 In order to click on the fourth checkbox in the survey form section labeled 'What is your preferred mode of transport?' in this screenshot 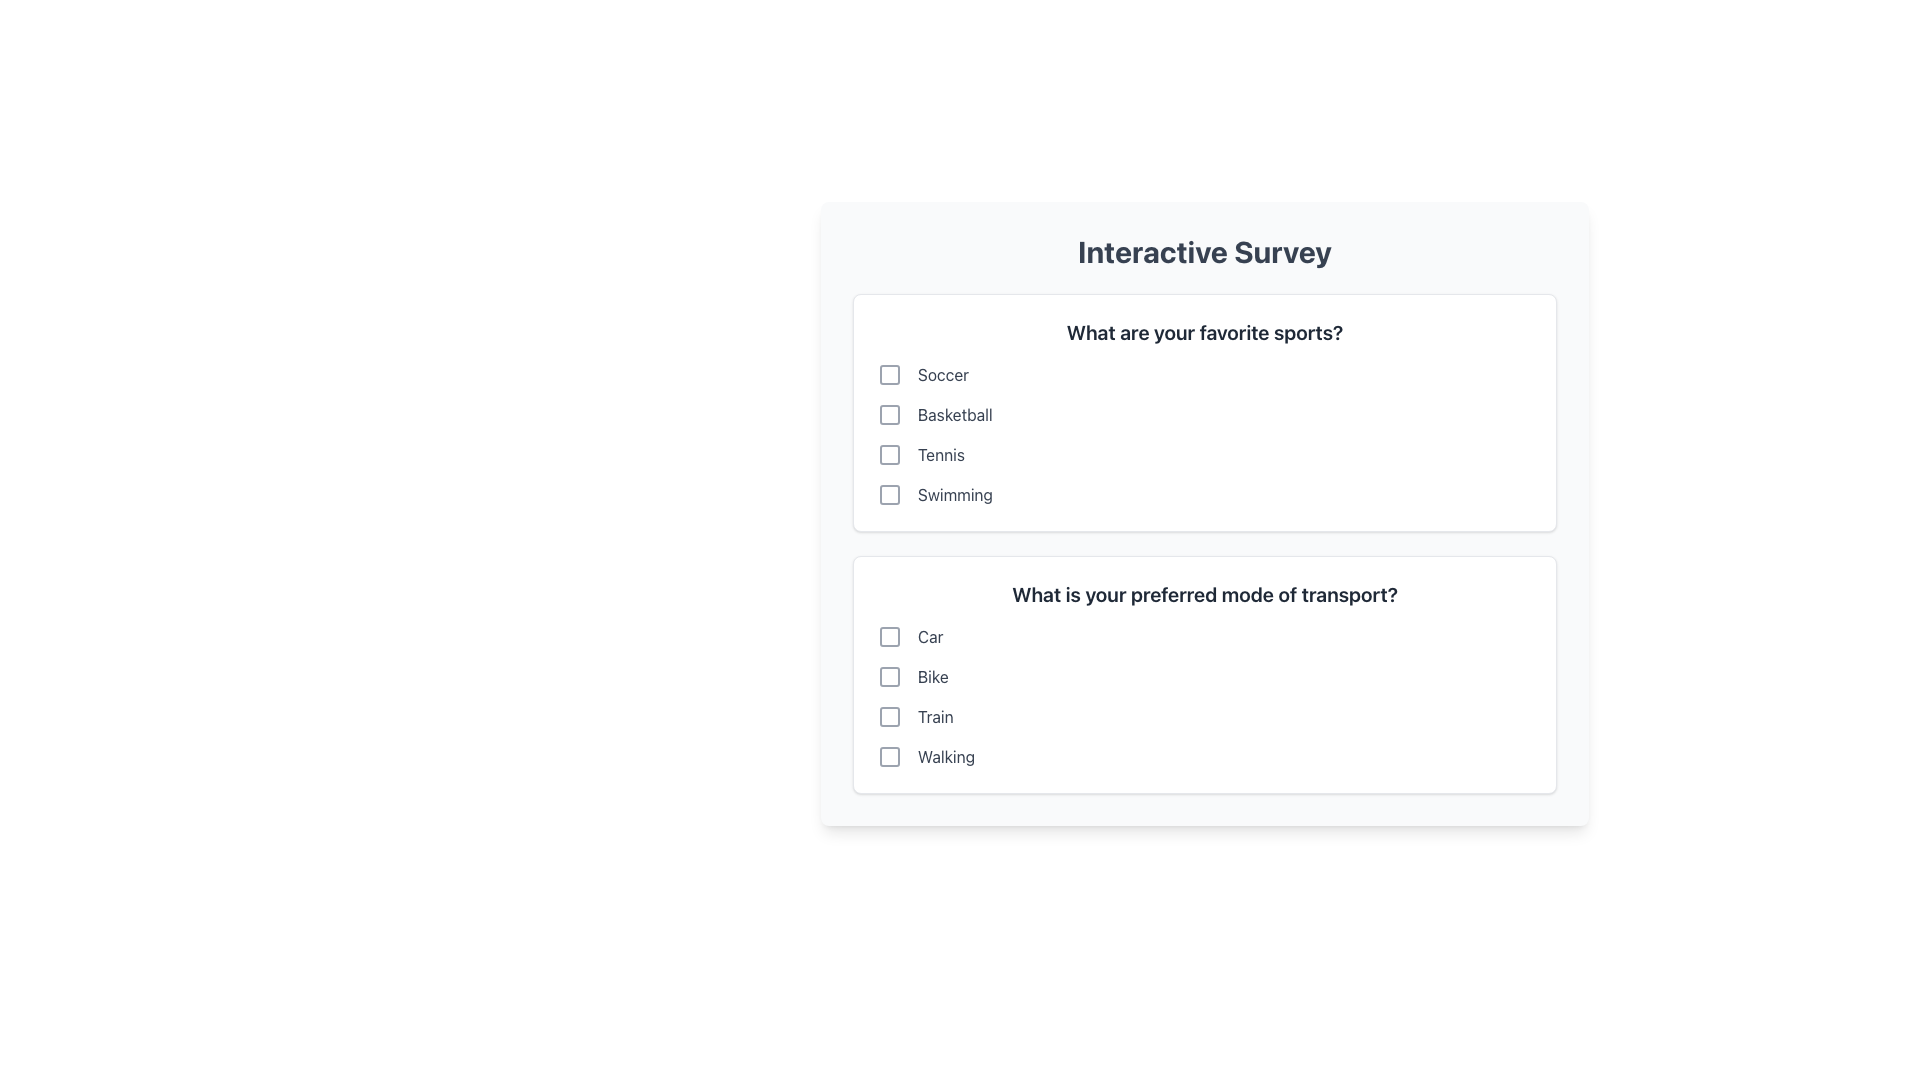, I will do `click(888, 756)`.